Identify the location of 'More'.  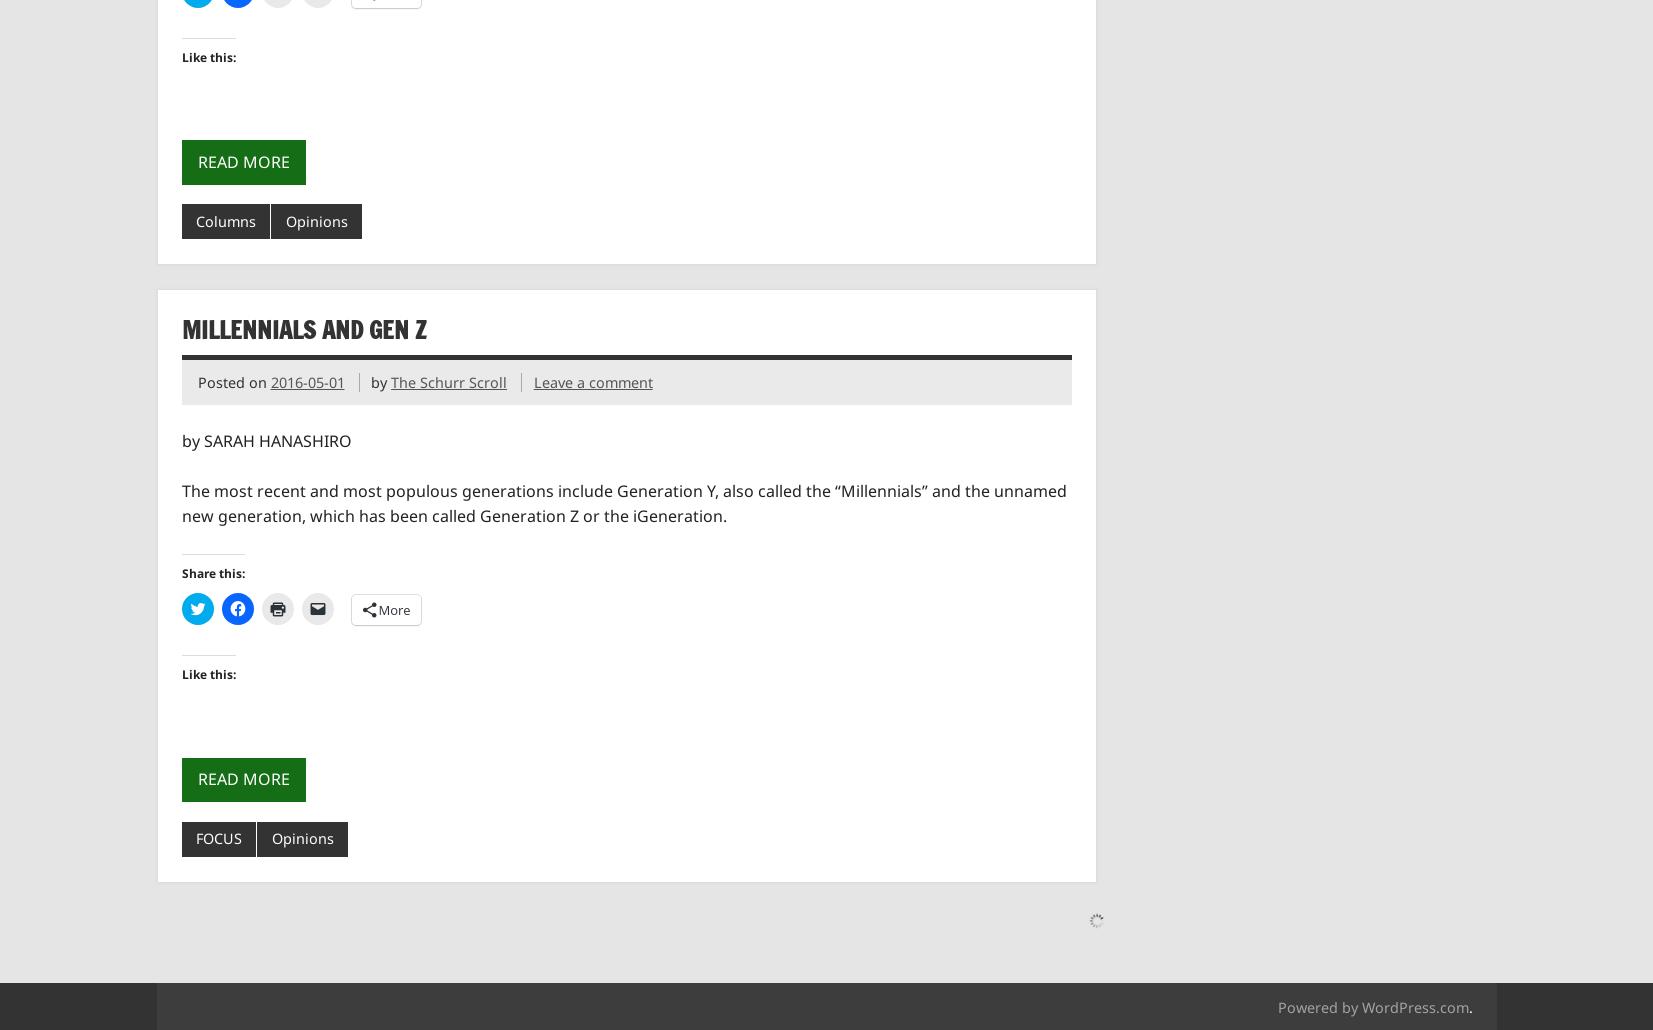
(393, 608).